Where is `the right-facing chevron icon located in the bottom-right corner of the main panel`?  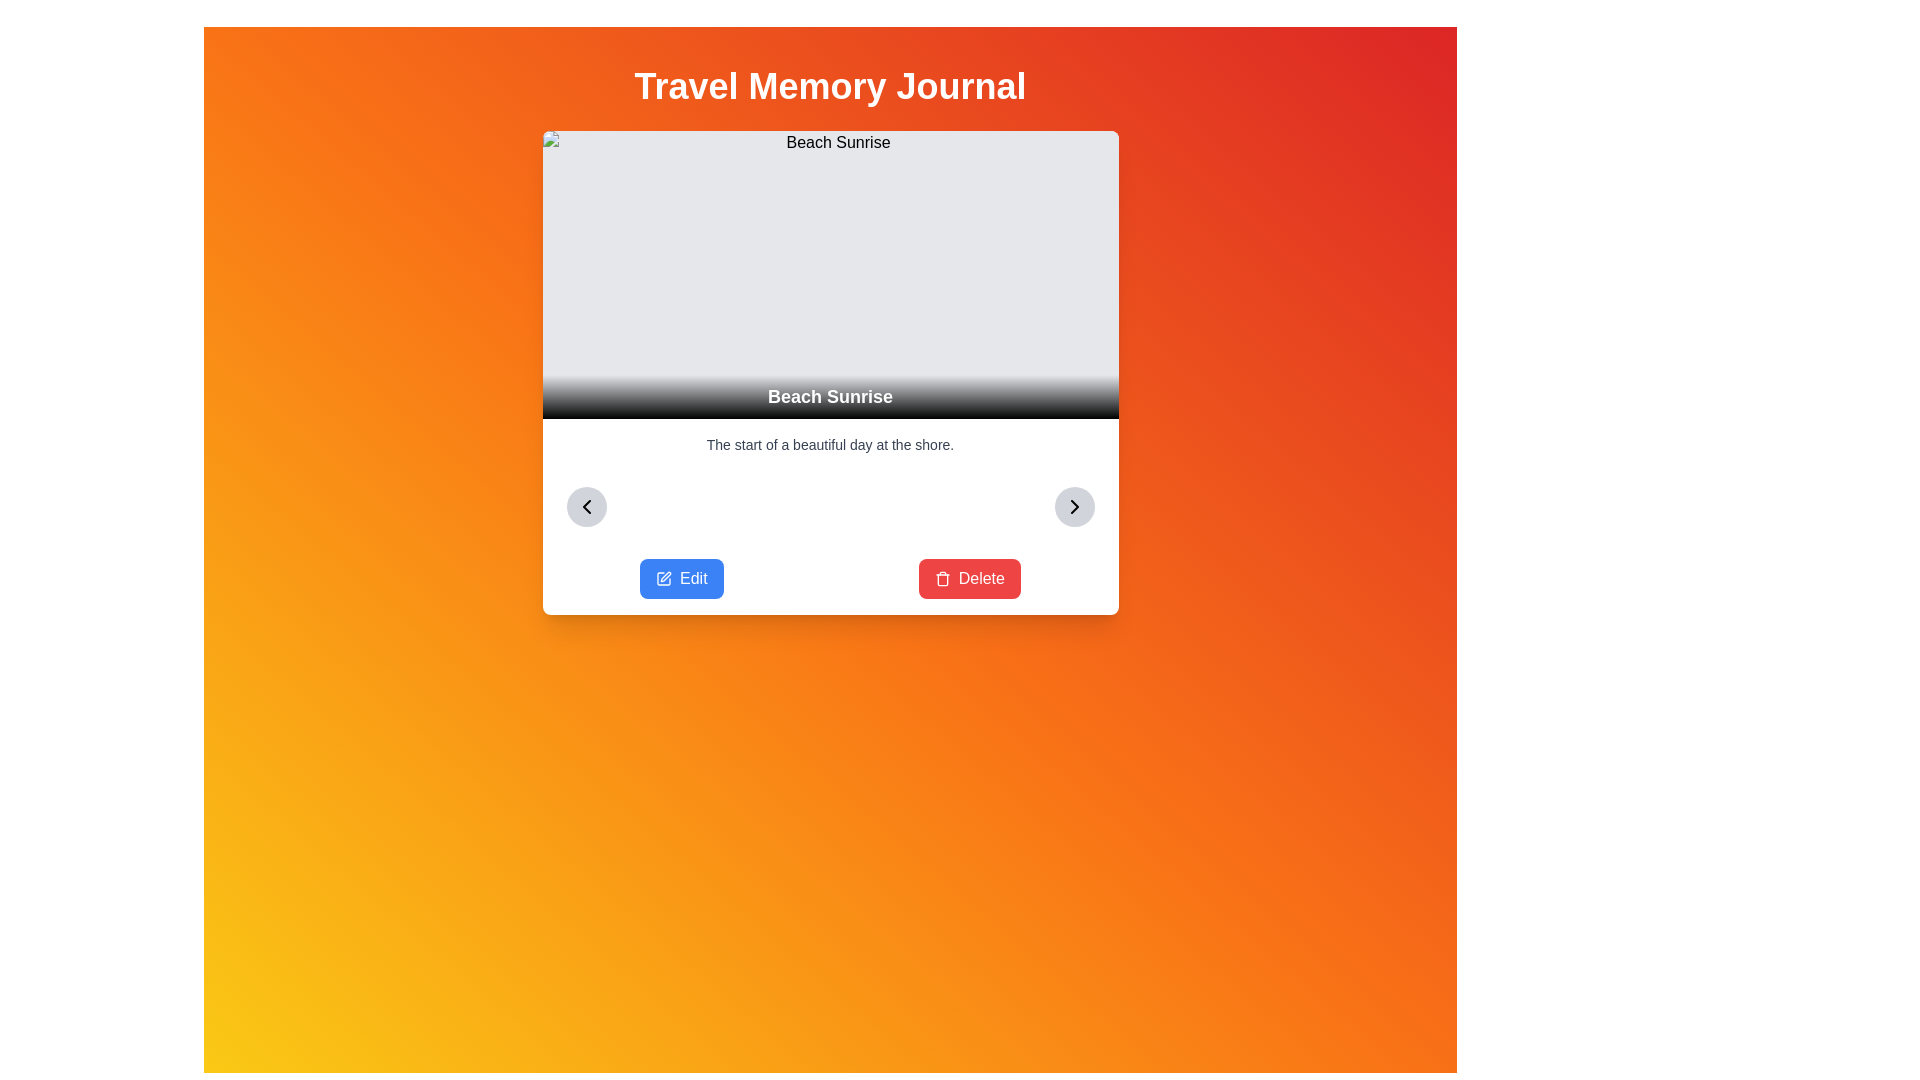 the right-facing chevron icon located in the bottom-right corner of the main panel is located at coordinates (1073, 505).